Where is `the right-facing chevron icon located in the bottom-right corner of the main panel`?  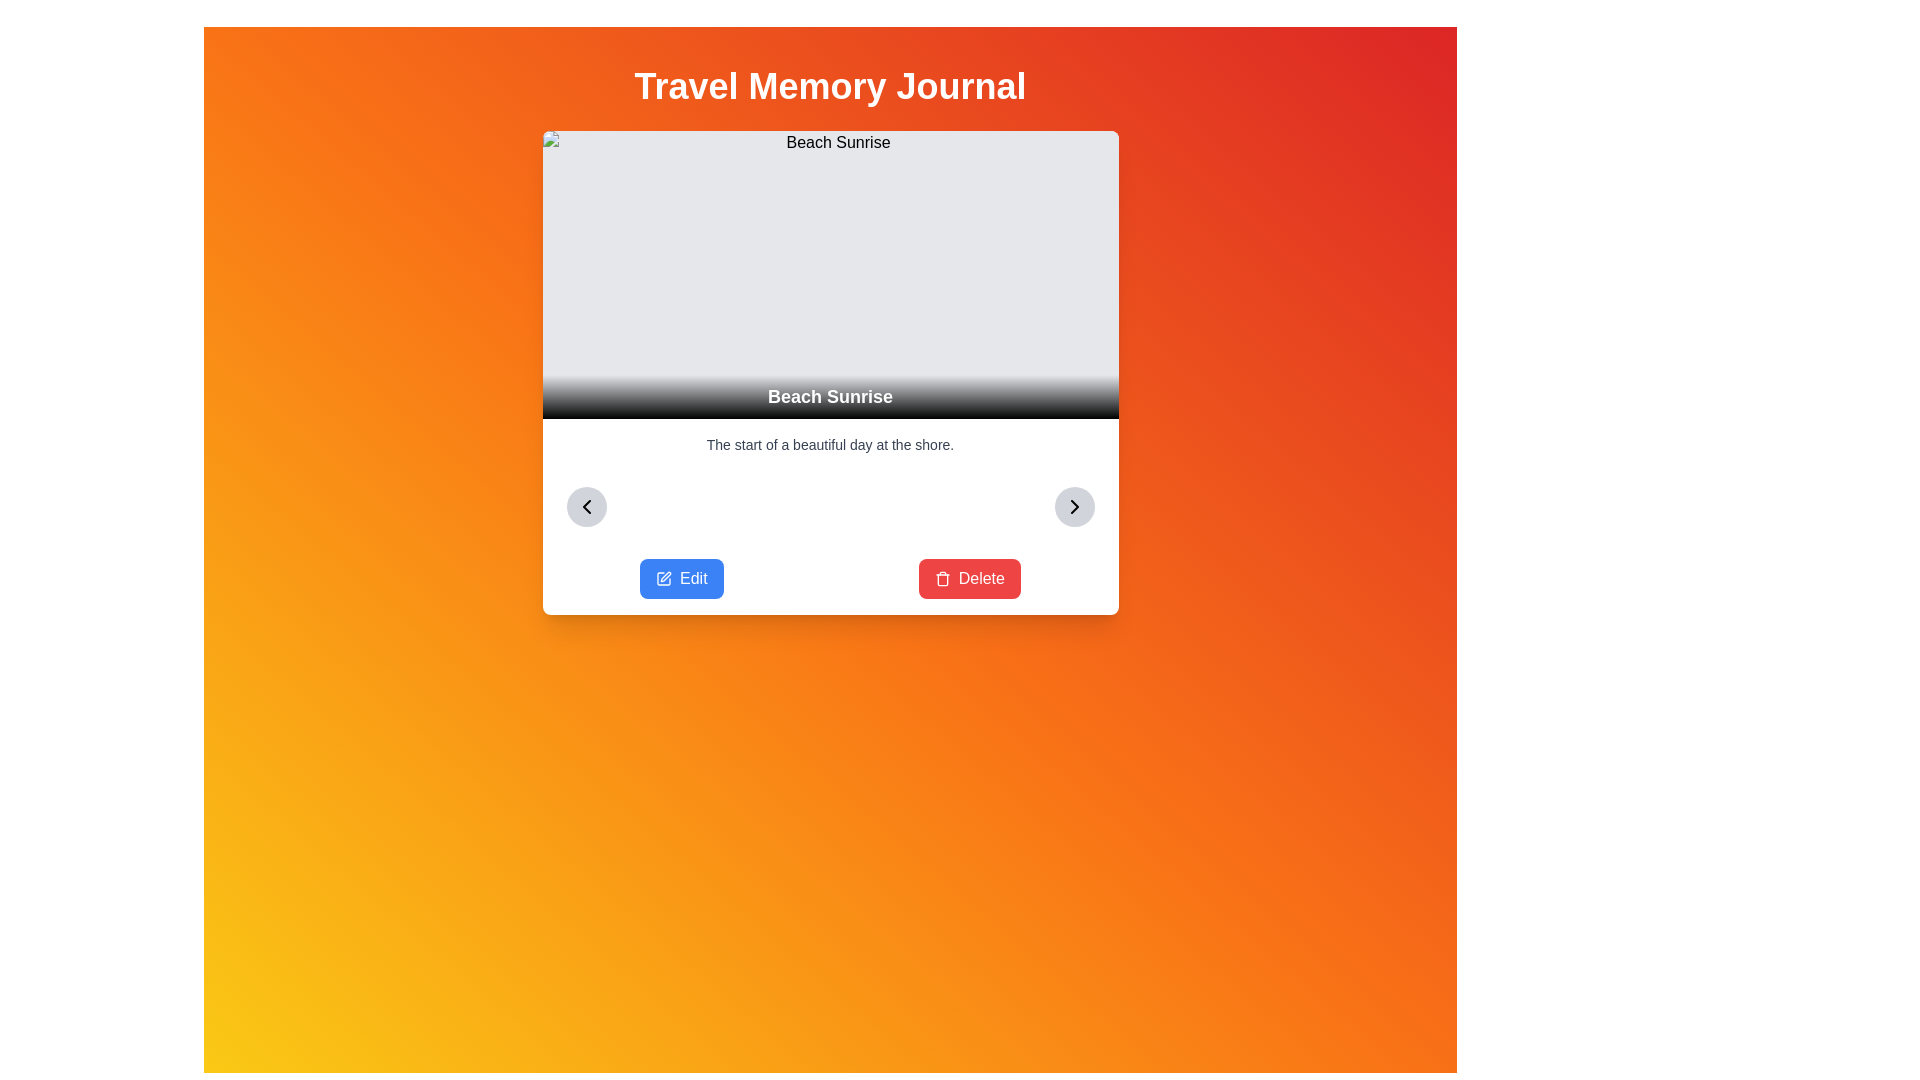 the right-facing chevron icon located in the bottom-right corner of the main panel is located at coordinates (1073, 505).